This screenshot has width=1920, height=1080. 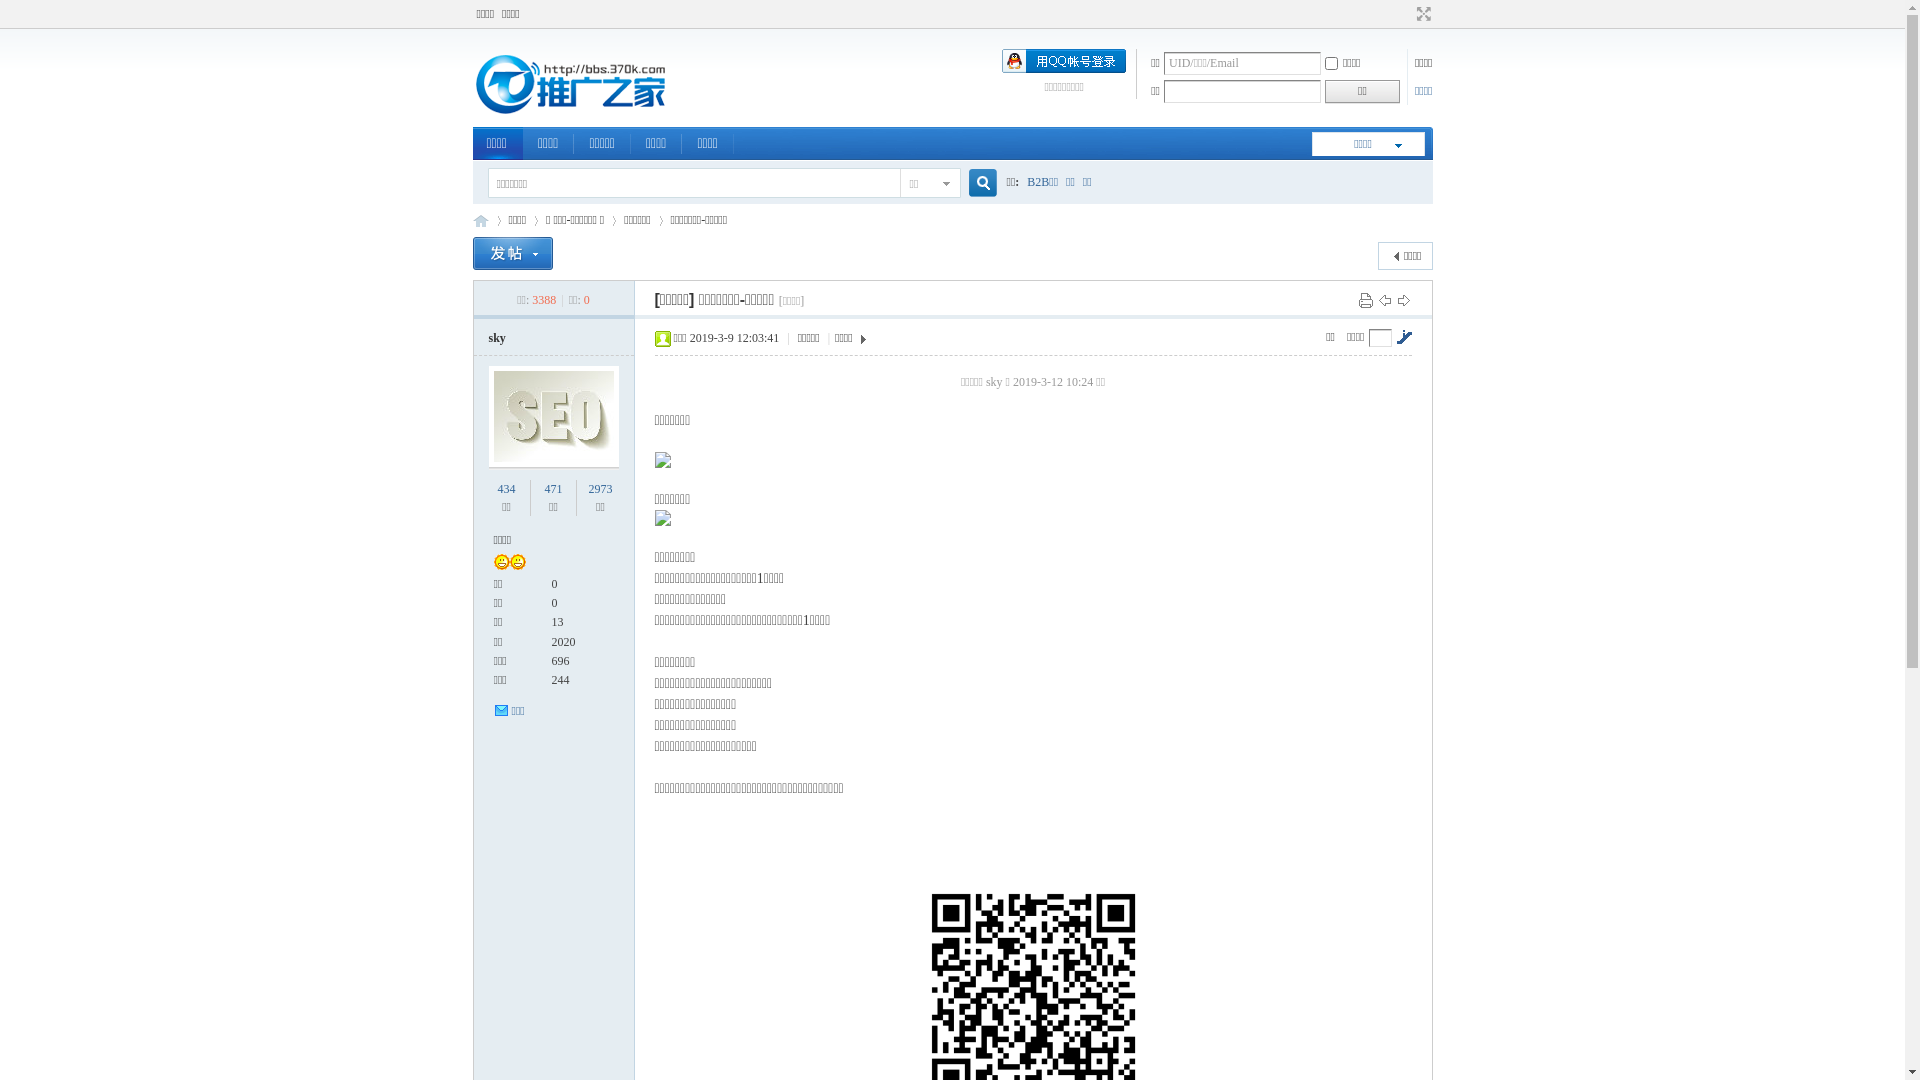 What do you see at coordinates (599, 489) in the screenshot?
I see `'2973'` at bounding box center [599, 489].